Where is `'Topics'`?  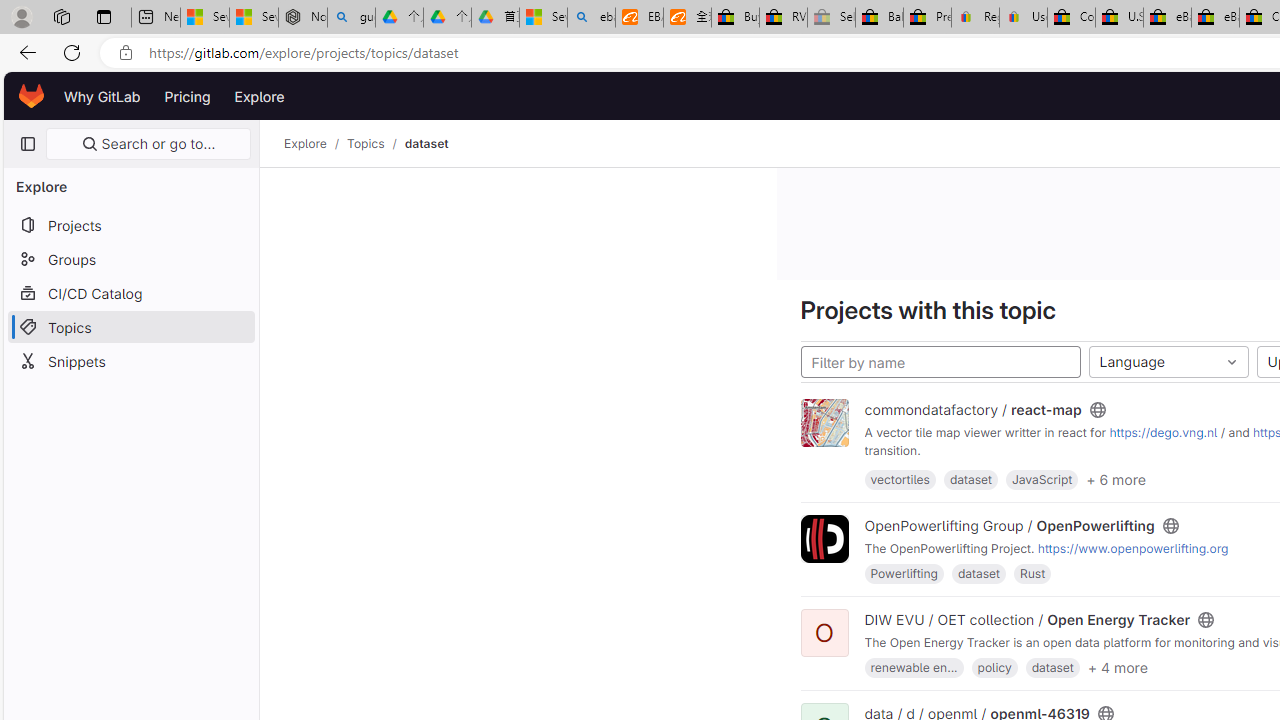 'Topics' is located at coordinates (366, 143).